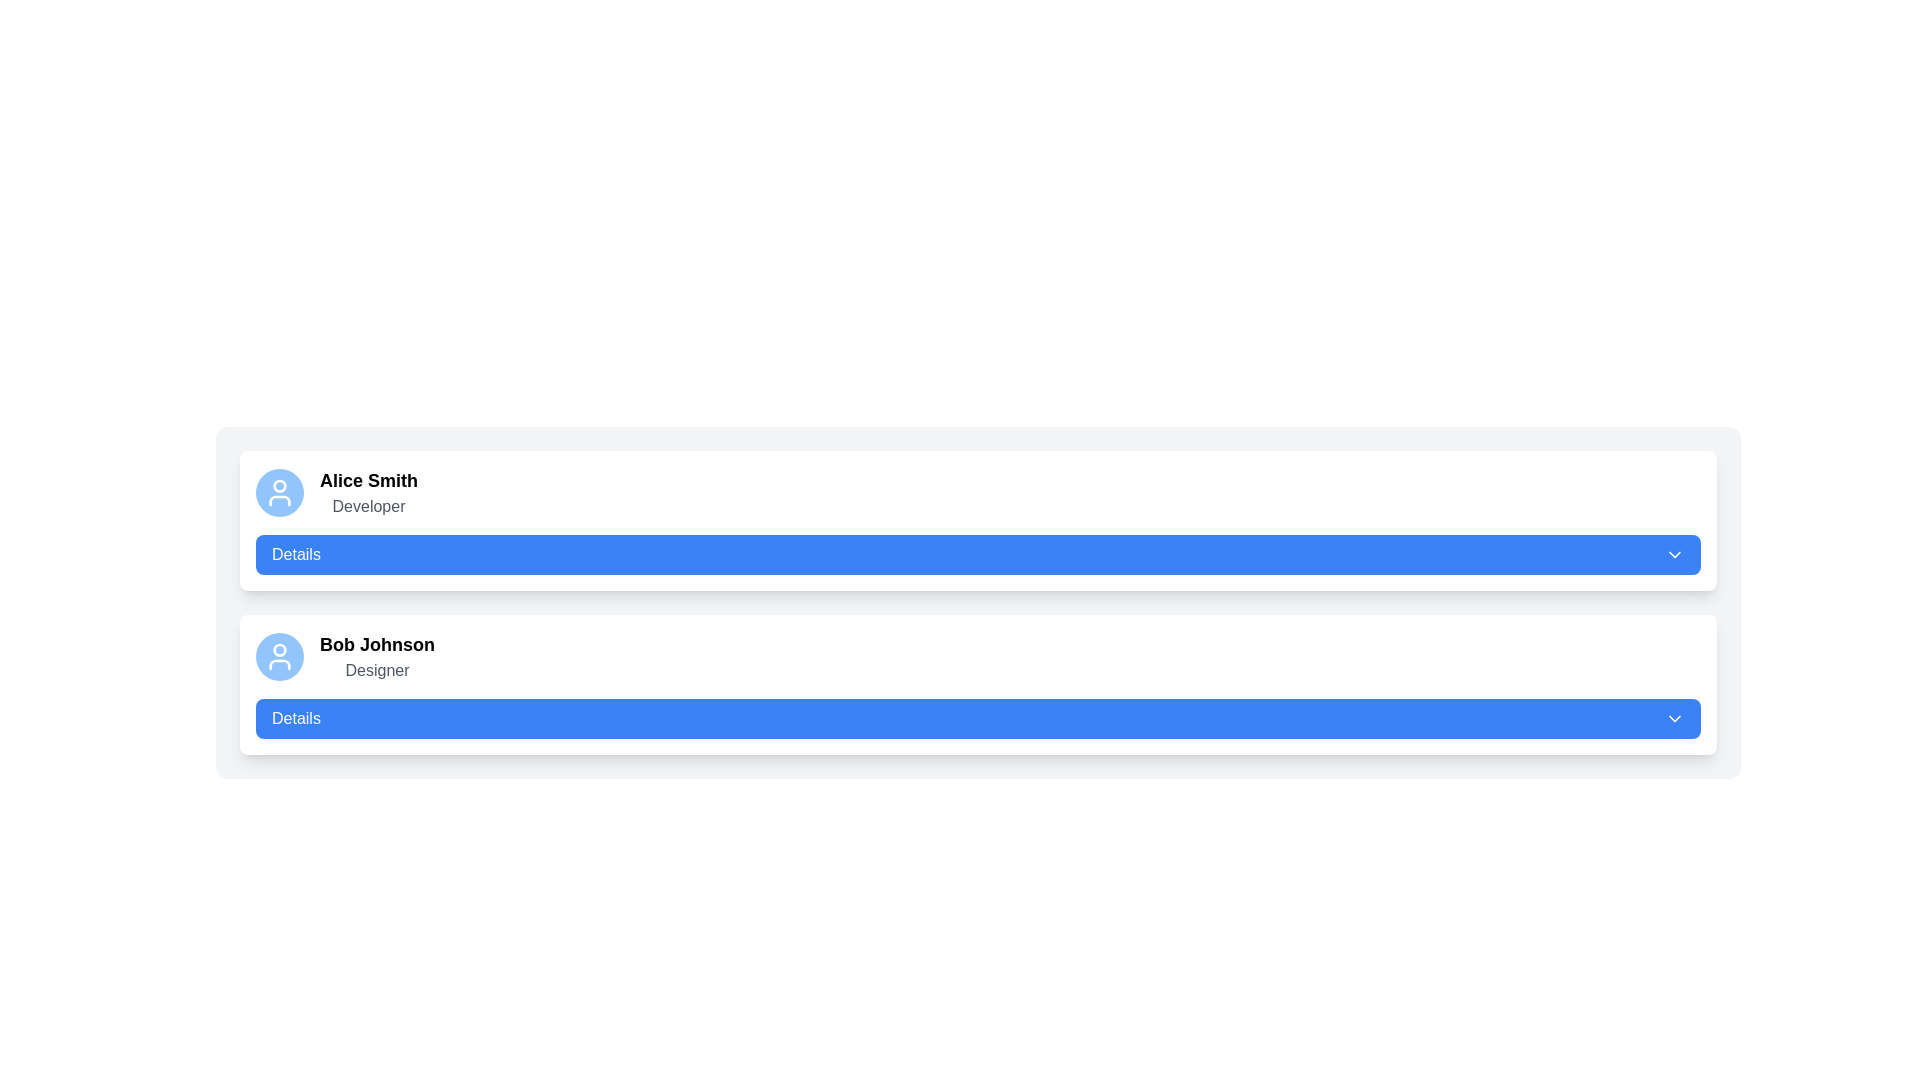 The height and width of the screenshot is (1080, 1920). Describe the element at coordinates (278, 486) in the screenshot. I see `the inner circular user avatar icon located next to the text 'Alice Smith' and 'Developer'` at that location.